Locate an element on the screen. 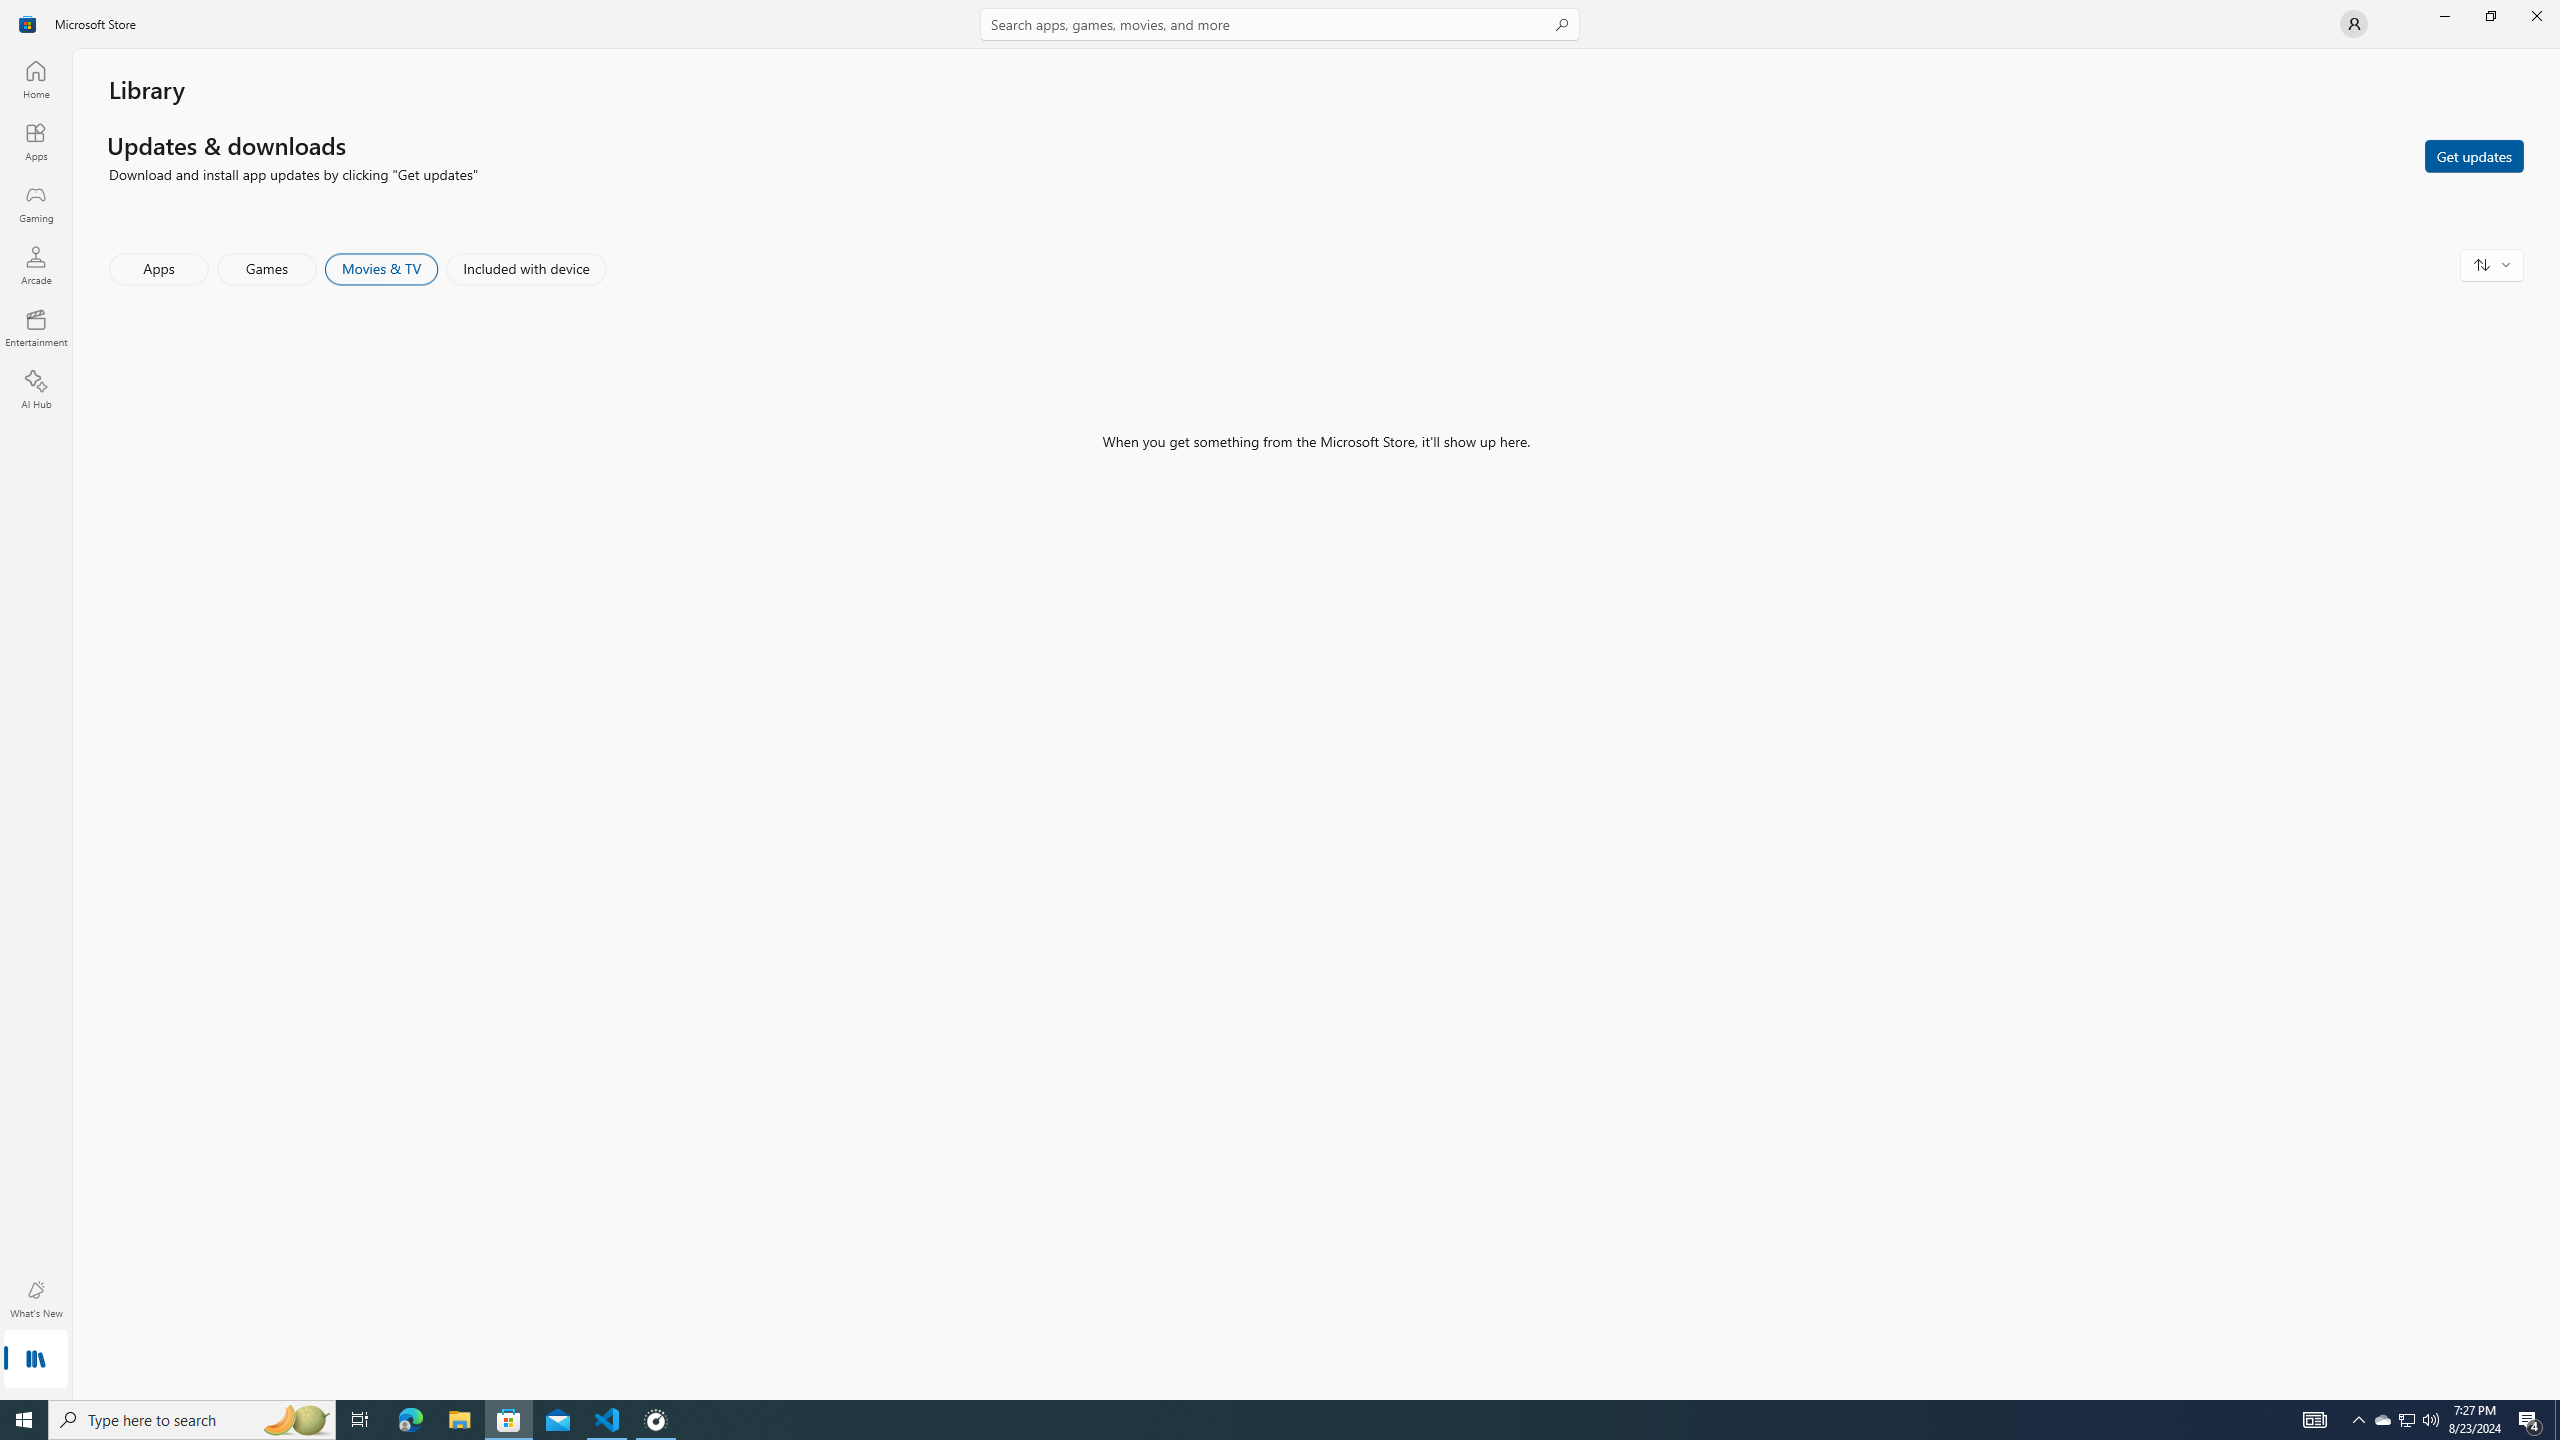 Image resolution: width=2560 pixels, height=1440 pixels. 'Search' is located at coordinates (1280, 23).